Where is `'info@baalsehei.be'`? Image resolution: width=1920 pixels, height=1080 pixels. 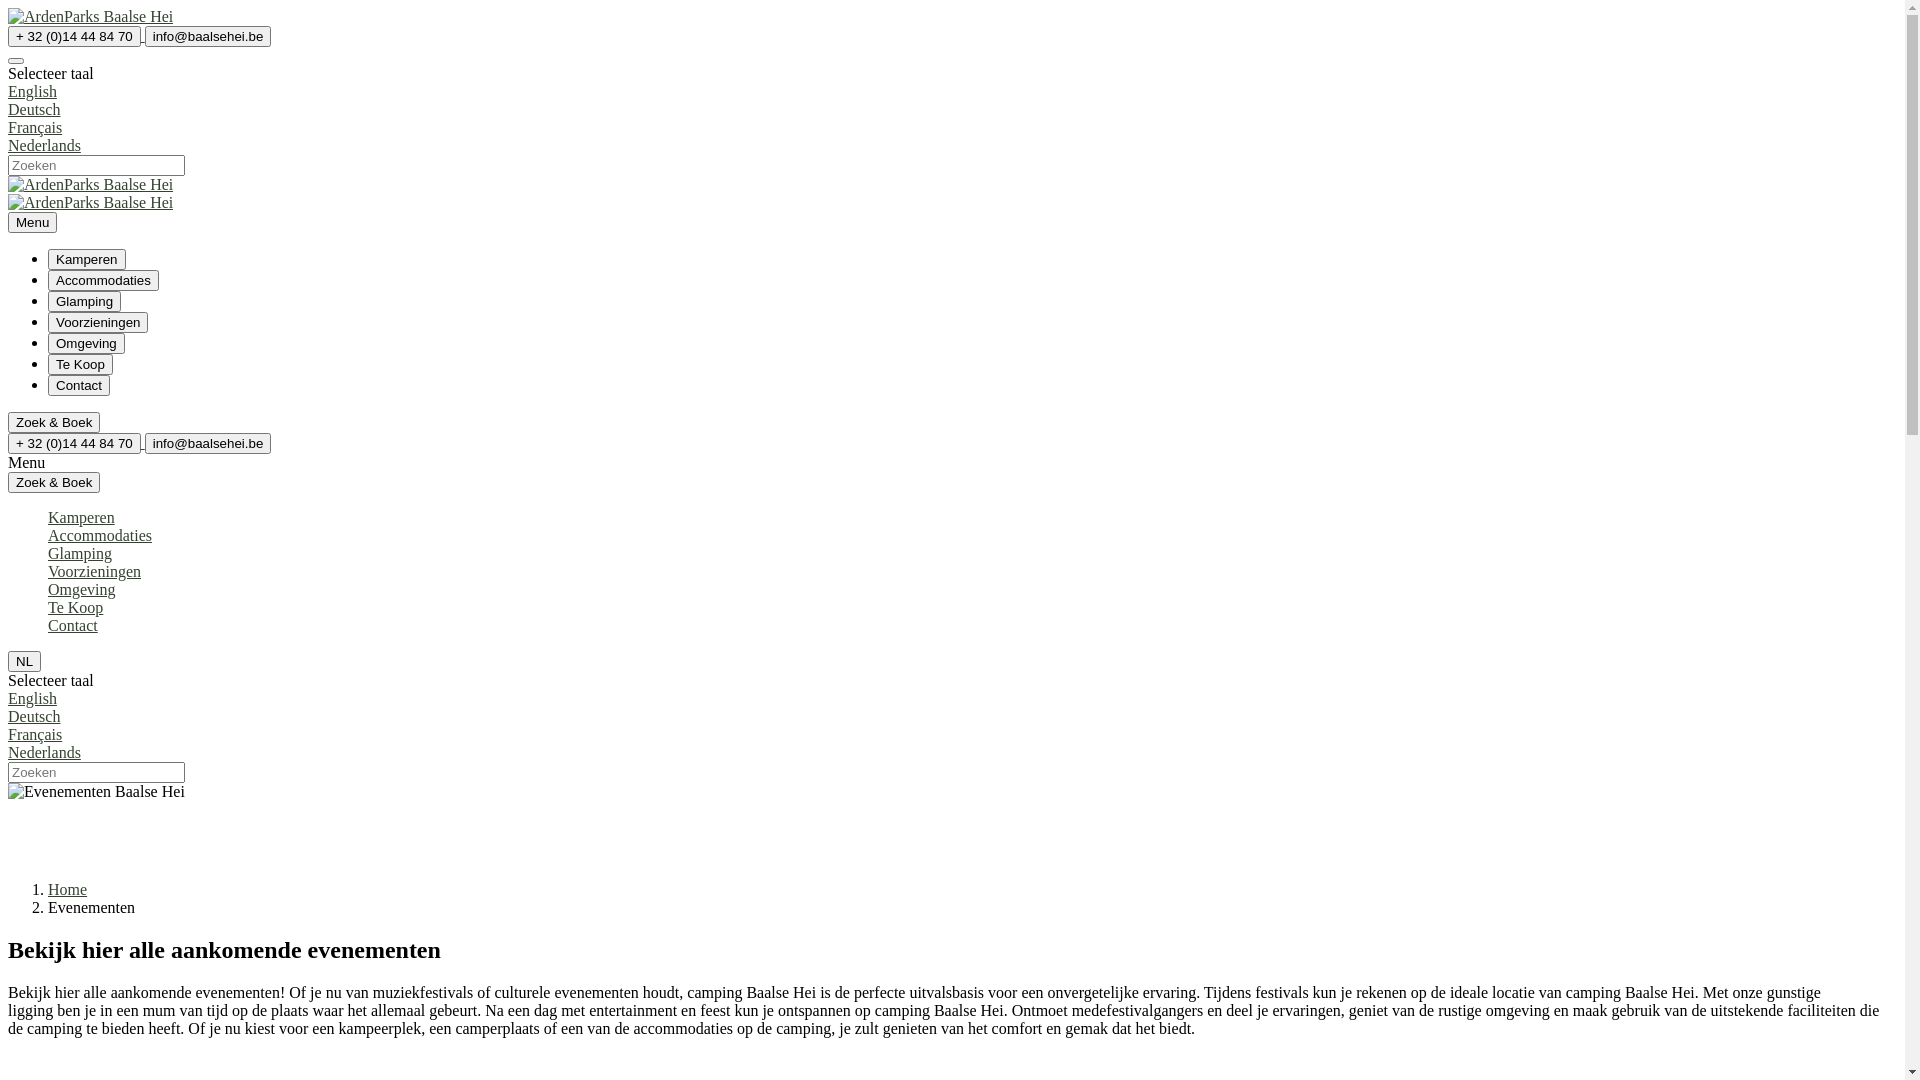
'info@baalsehei.be' is located at coordinates (143, 441).